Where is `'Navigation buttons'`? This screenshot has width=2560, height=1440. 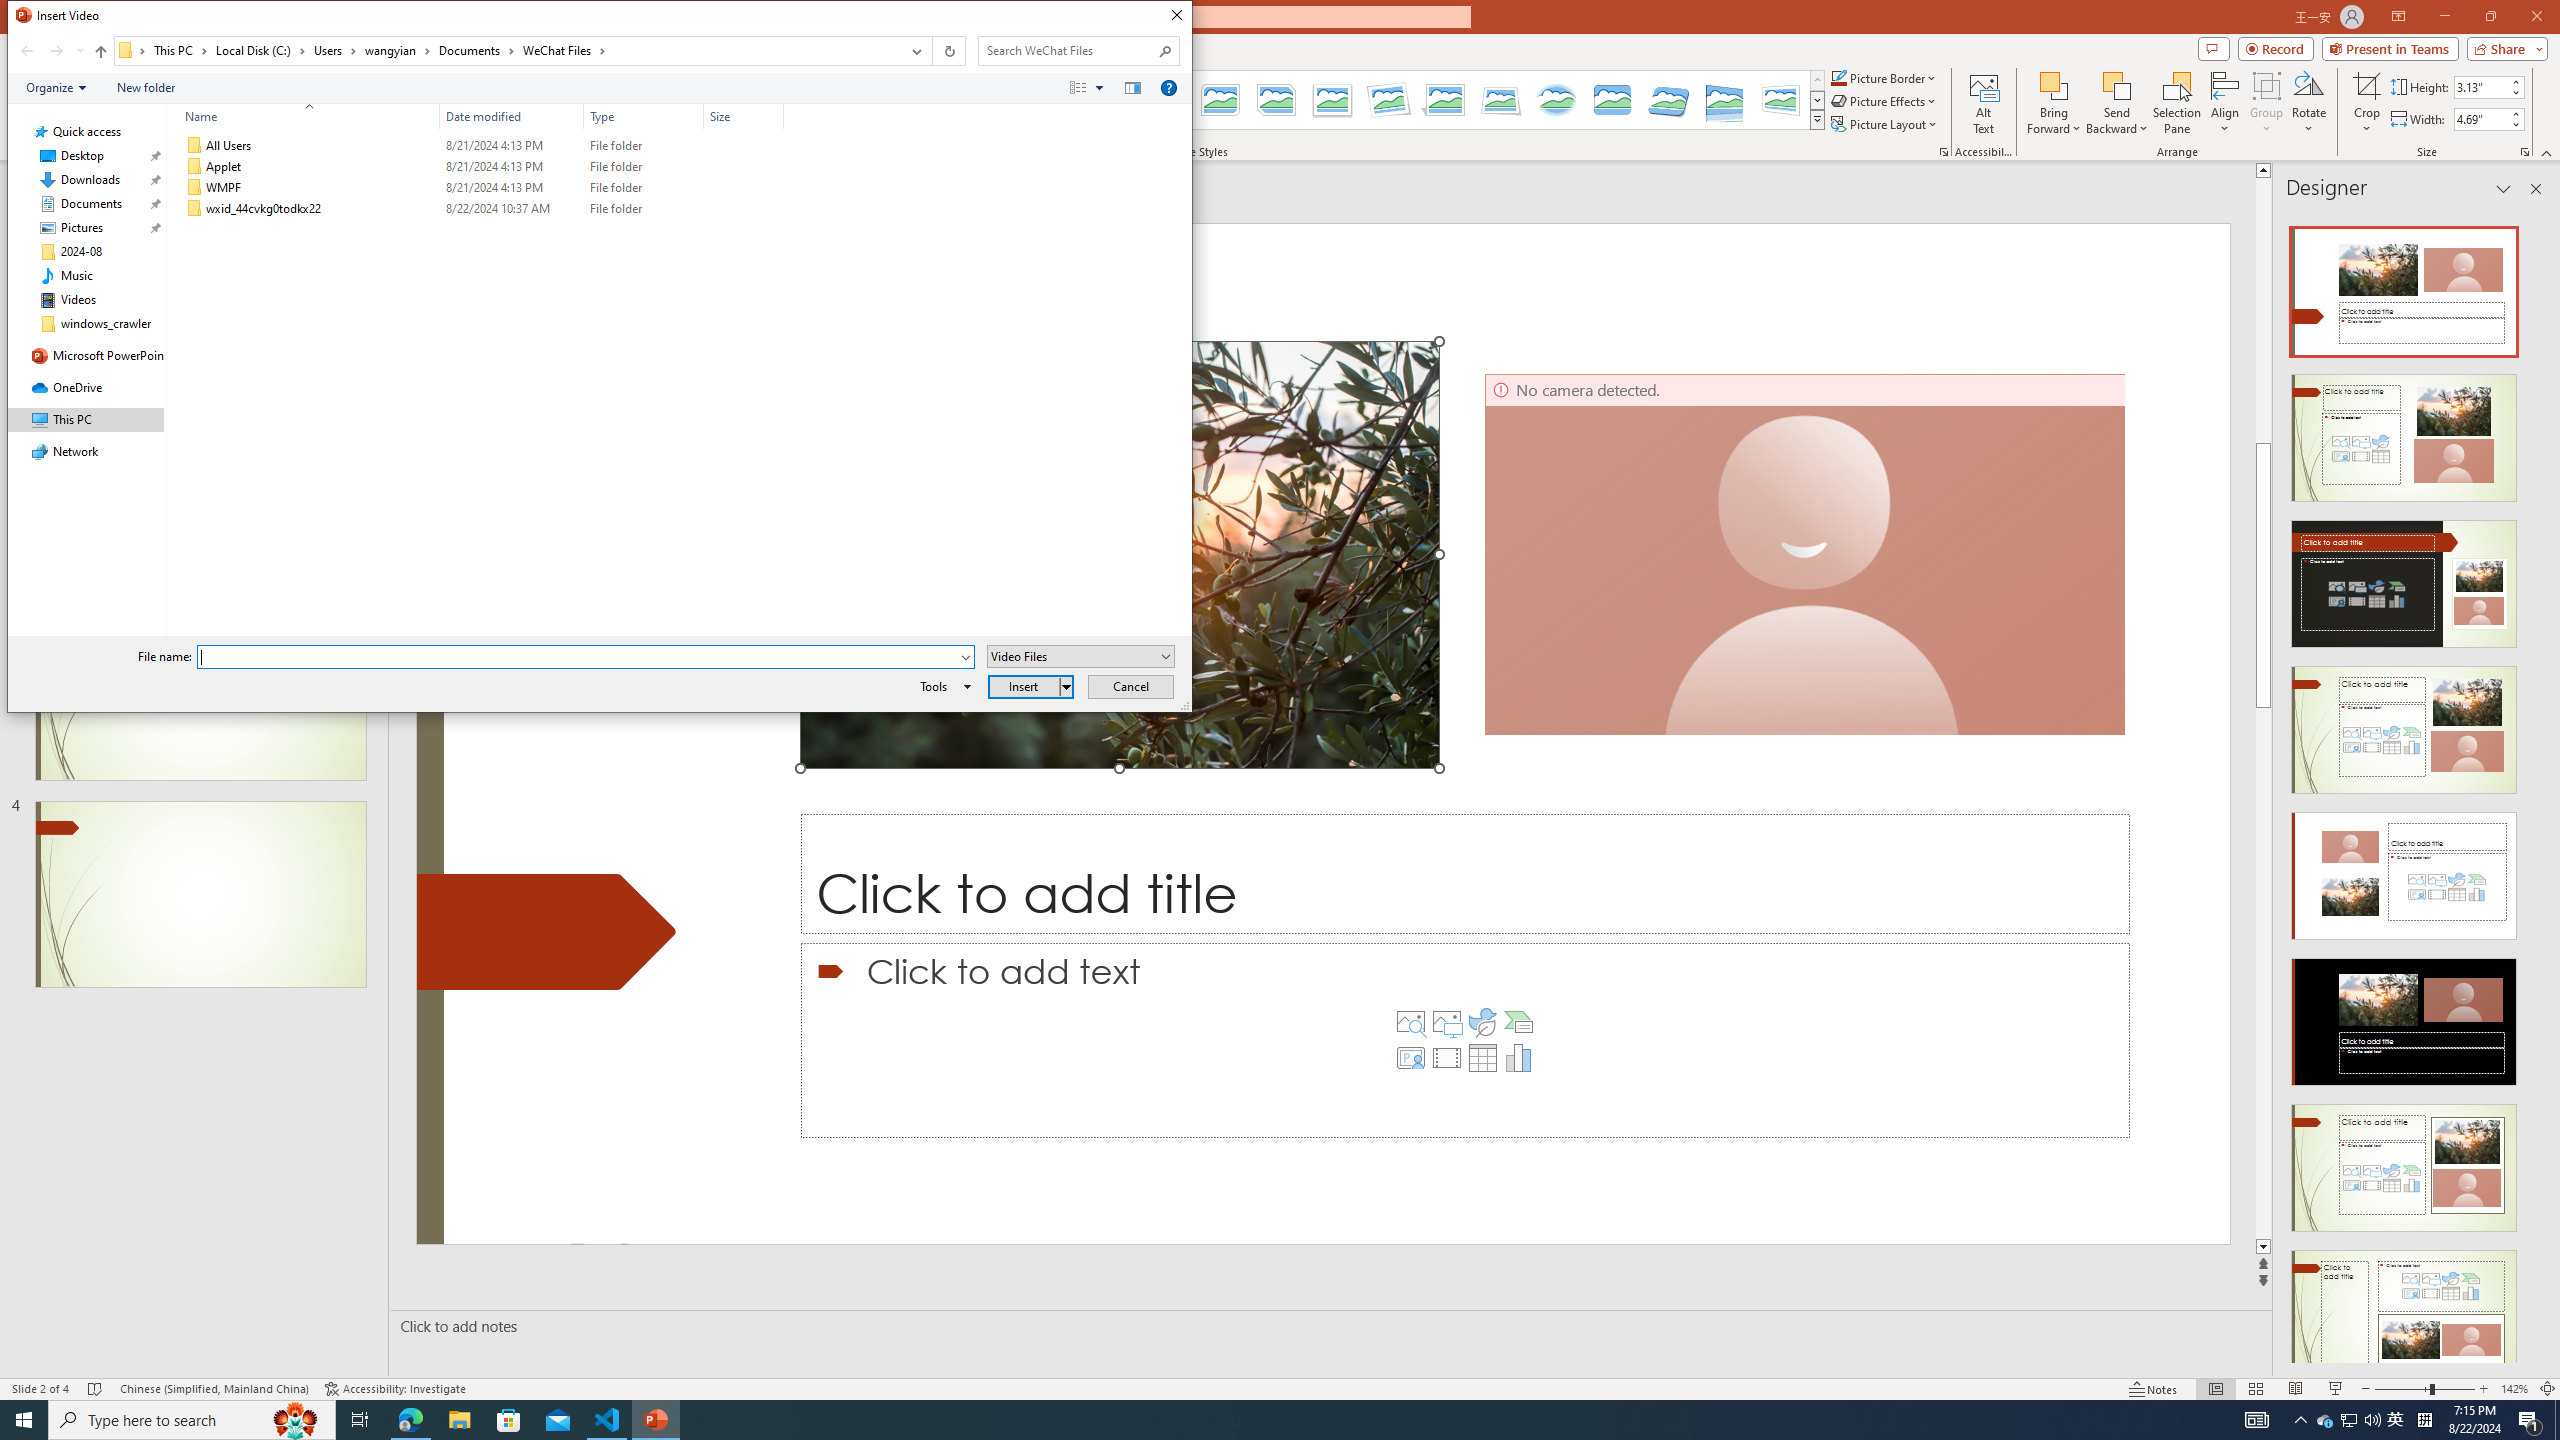 'Navigation buttons' is located at coordinates (50, 50).